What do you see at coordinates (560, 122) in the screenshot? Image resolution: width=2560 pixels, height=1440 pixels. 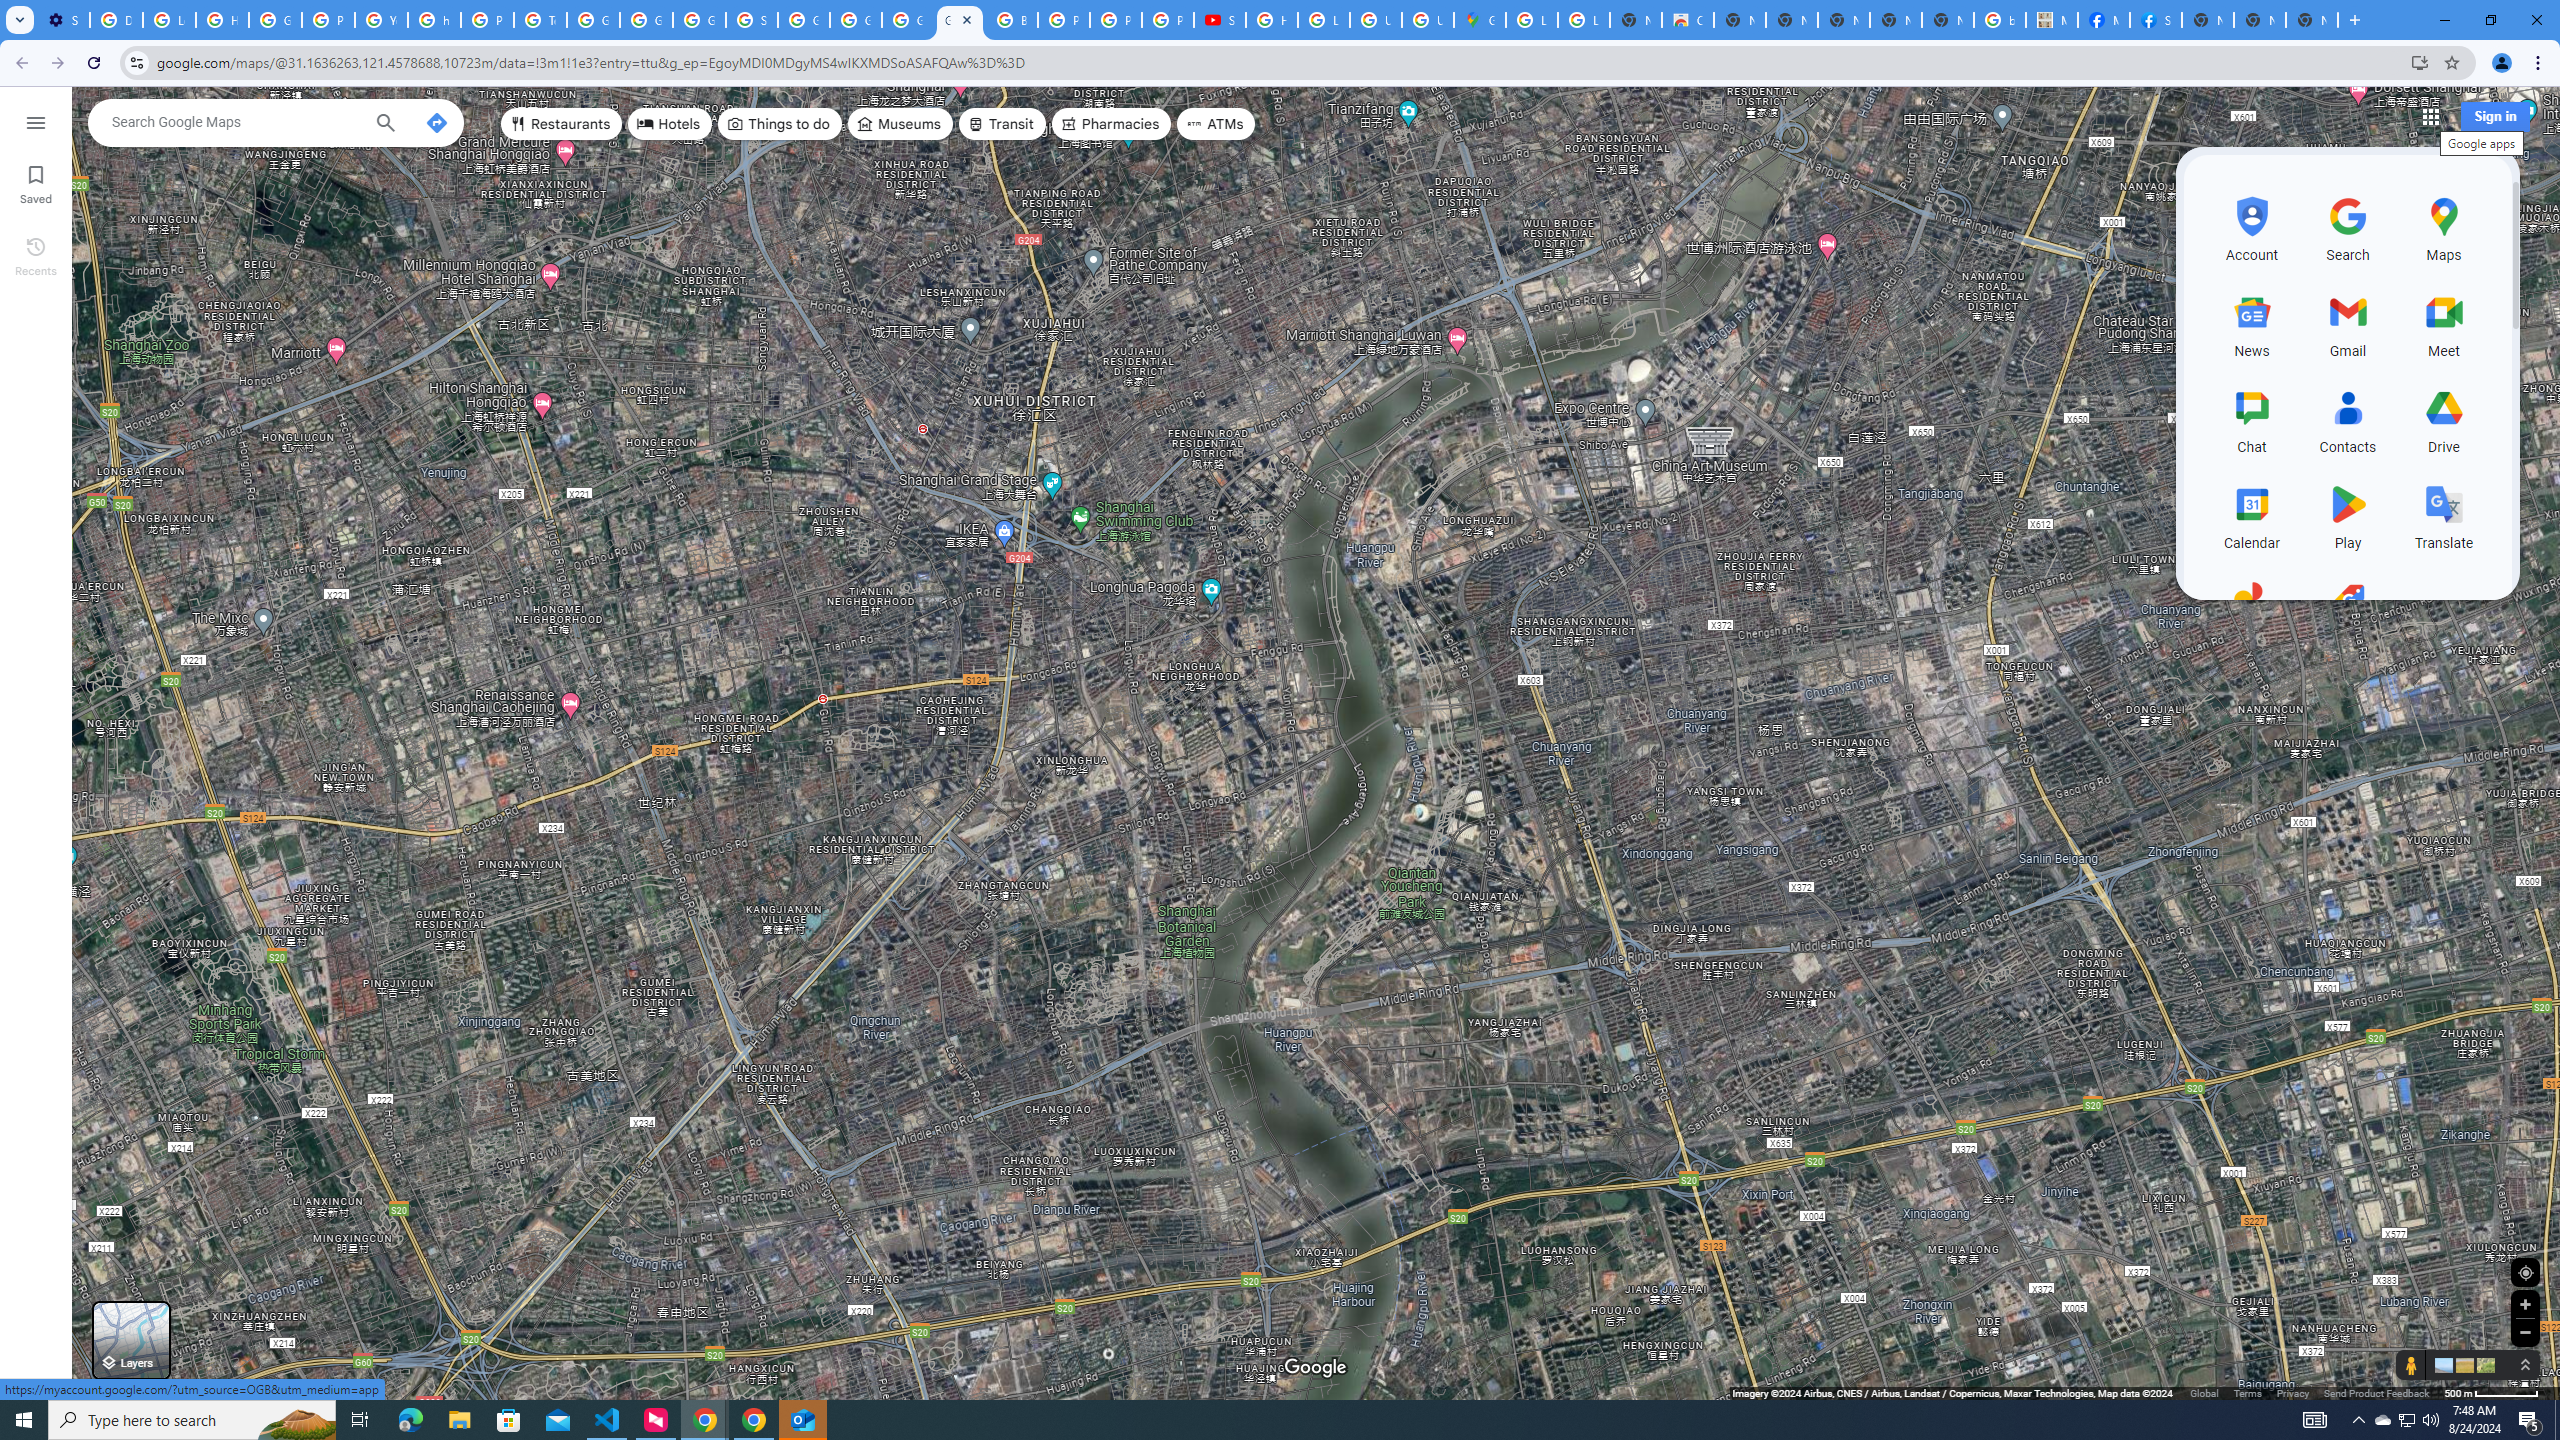 I see `'Restaurants'` at bounding box center [560, 122].